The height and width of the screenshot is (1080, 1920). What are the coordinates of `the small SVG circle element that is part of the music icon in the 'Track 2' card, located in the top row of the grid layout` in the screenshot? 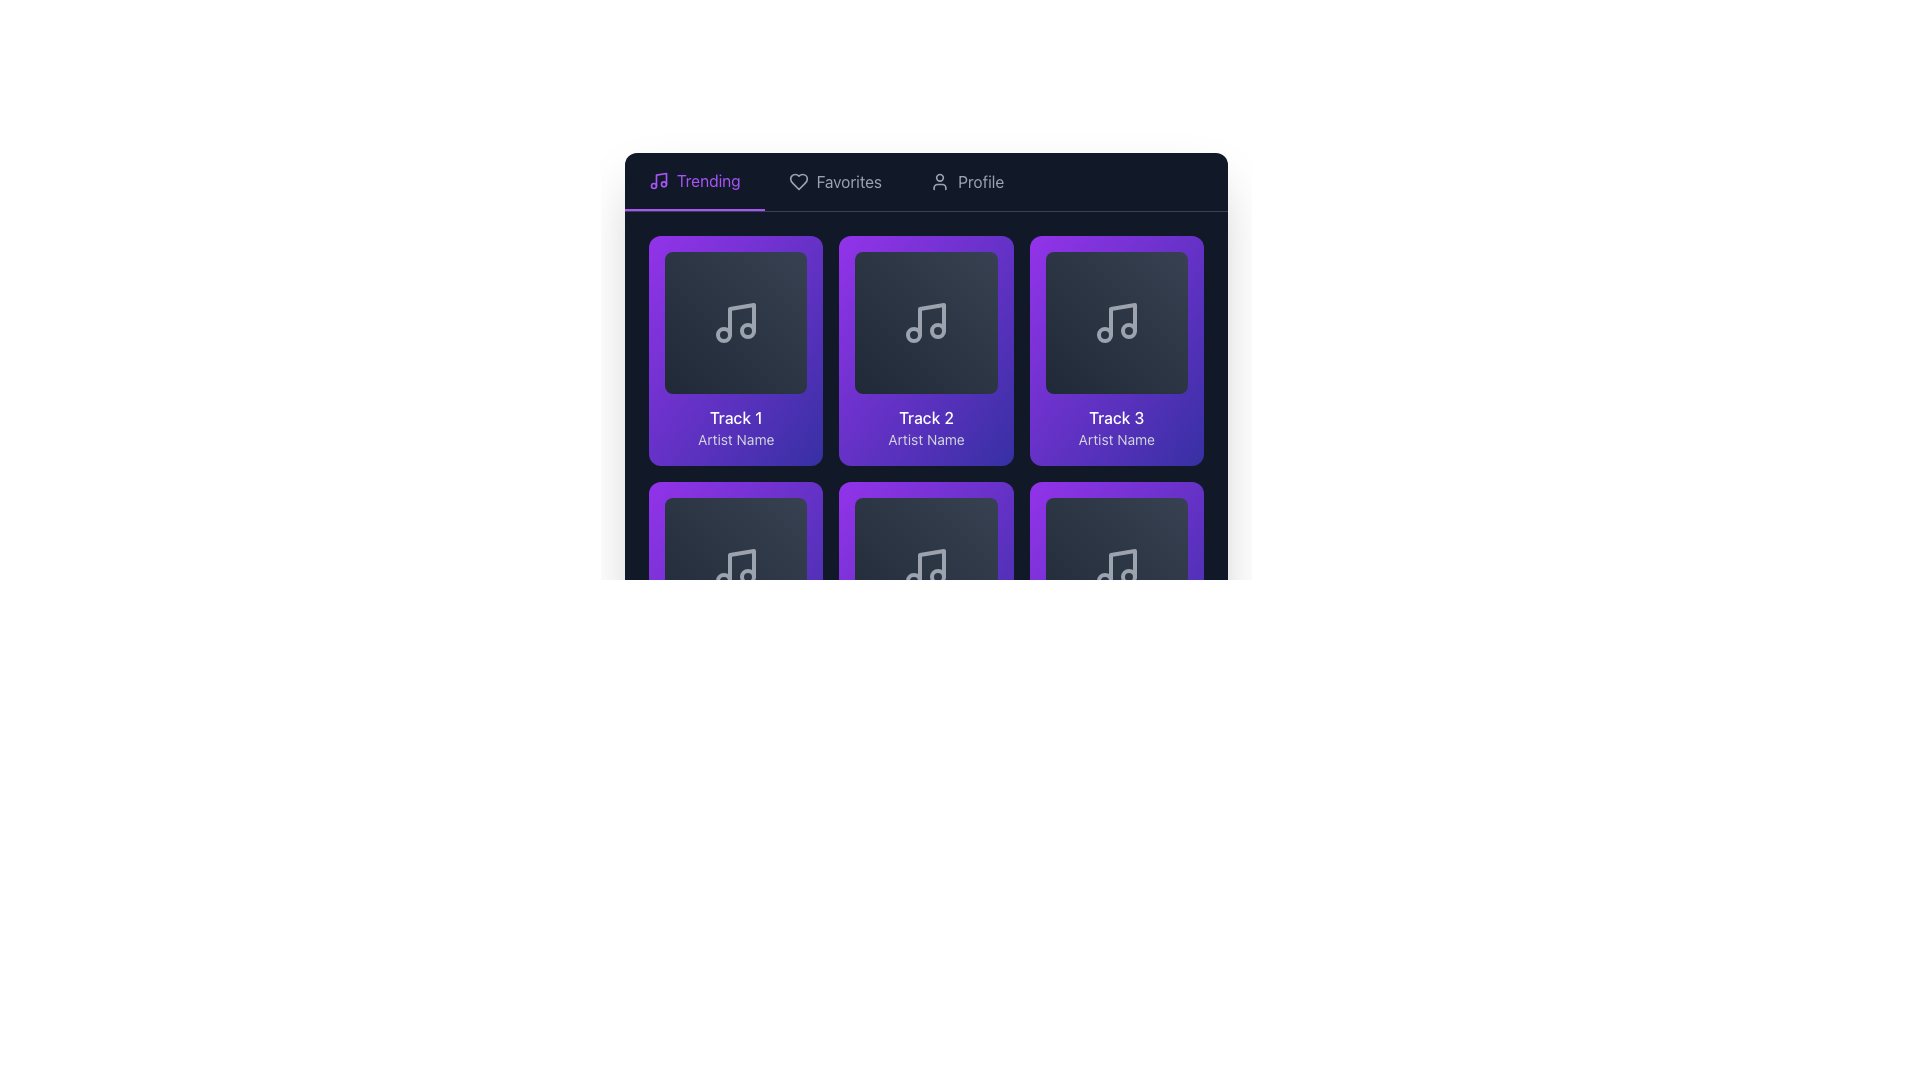 It's located at (913, 334).